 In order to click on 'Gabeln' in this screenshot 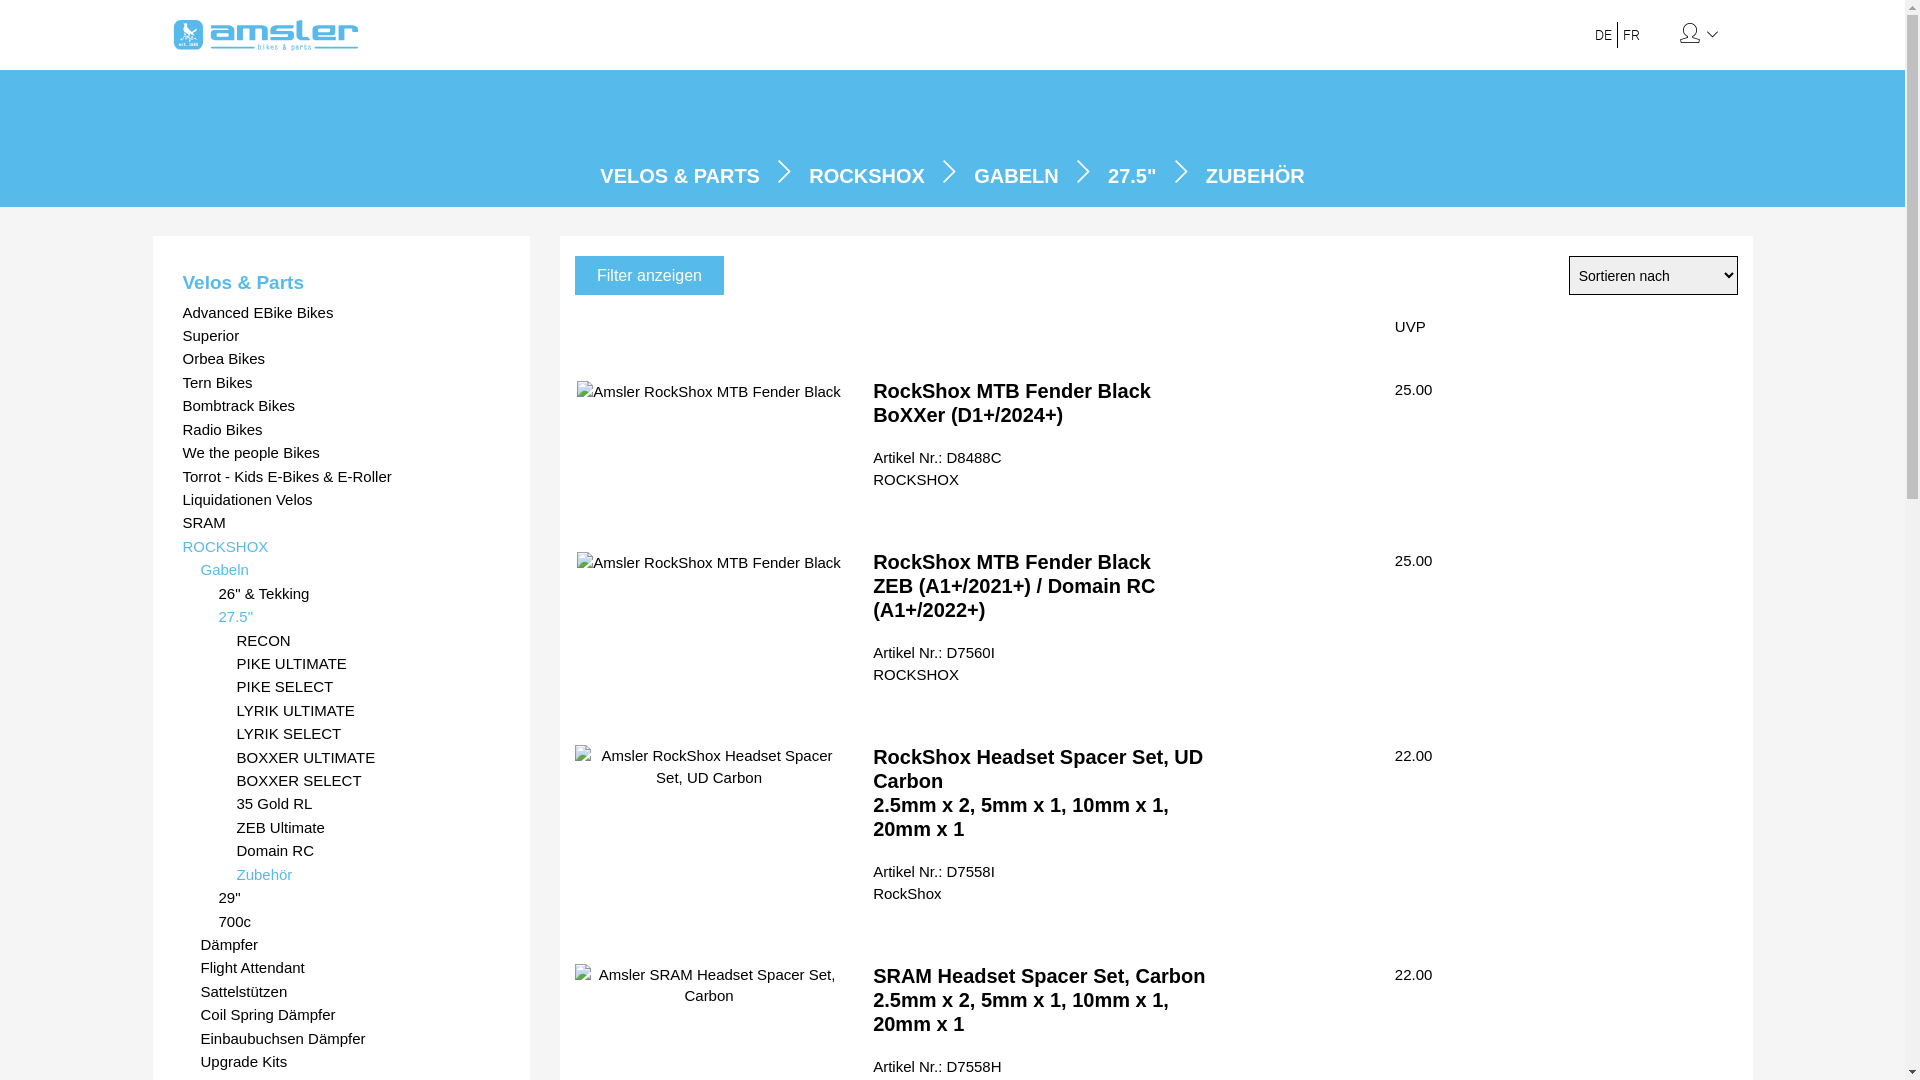, I will do `click(200, 569)`.